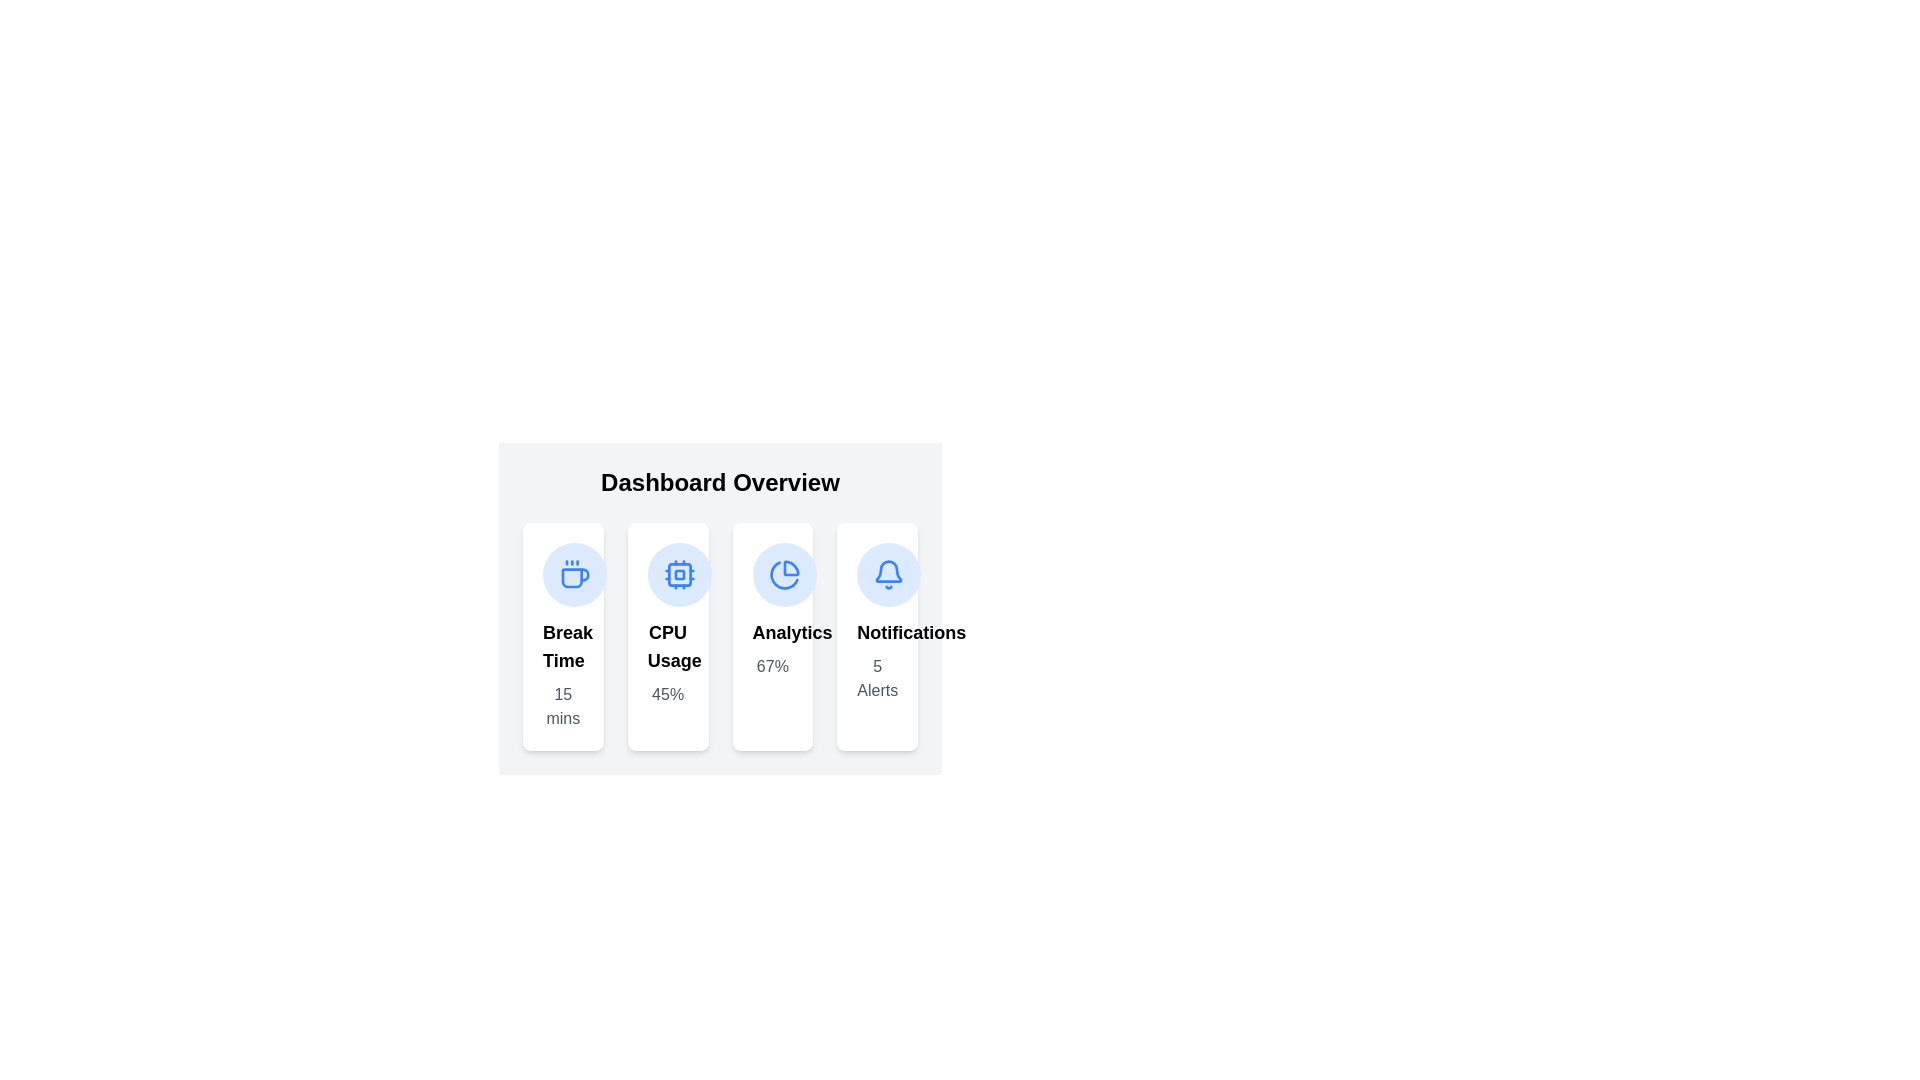 This screenshot has width=1920, height=1080. Describe the element at coordinates (877, 632) in the screenshot. I see `the text label indicating notifications located in the fourth column of the grid layout under 'Dashboard Overview', positioned above '5 Alerts'` at that location.